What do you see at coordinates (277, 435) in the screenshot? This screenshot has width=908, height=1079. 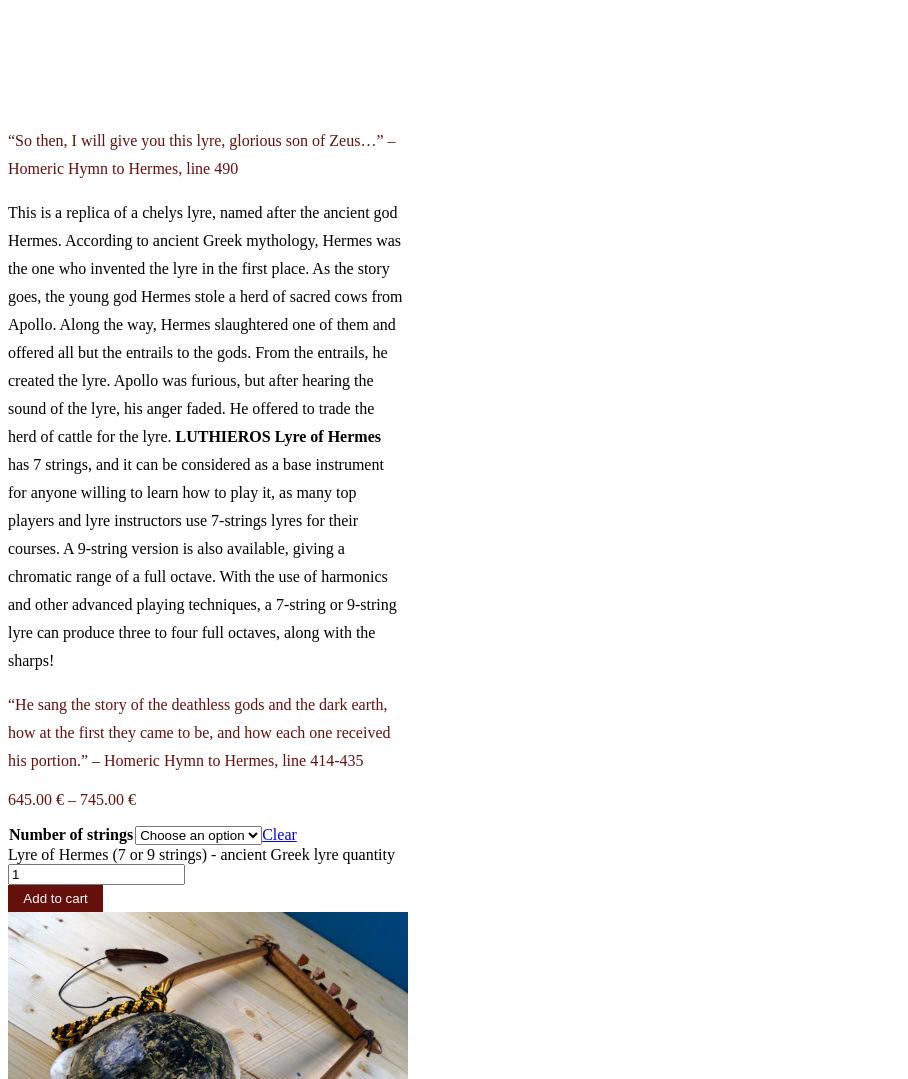 I see `'LUTHIEROS Lyre of Hermes'` at bounding box center [277, 435].